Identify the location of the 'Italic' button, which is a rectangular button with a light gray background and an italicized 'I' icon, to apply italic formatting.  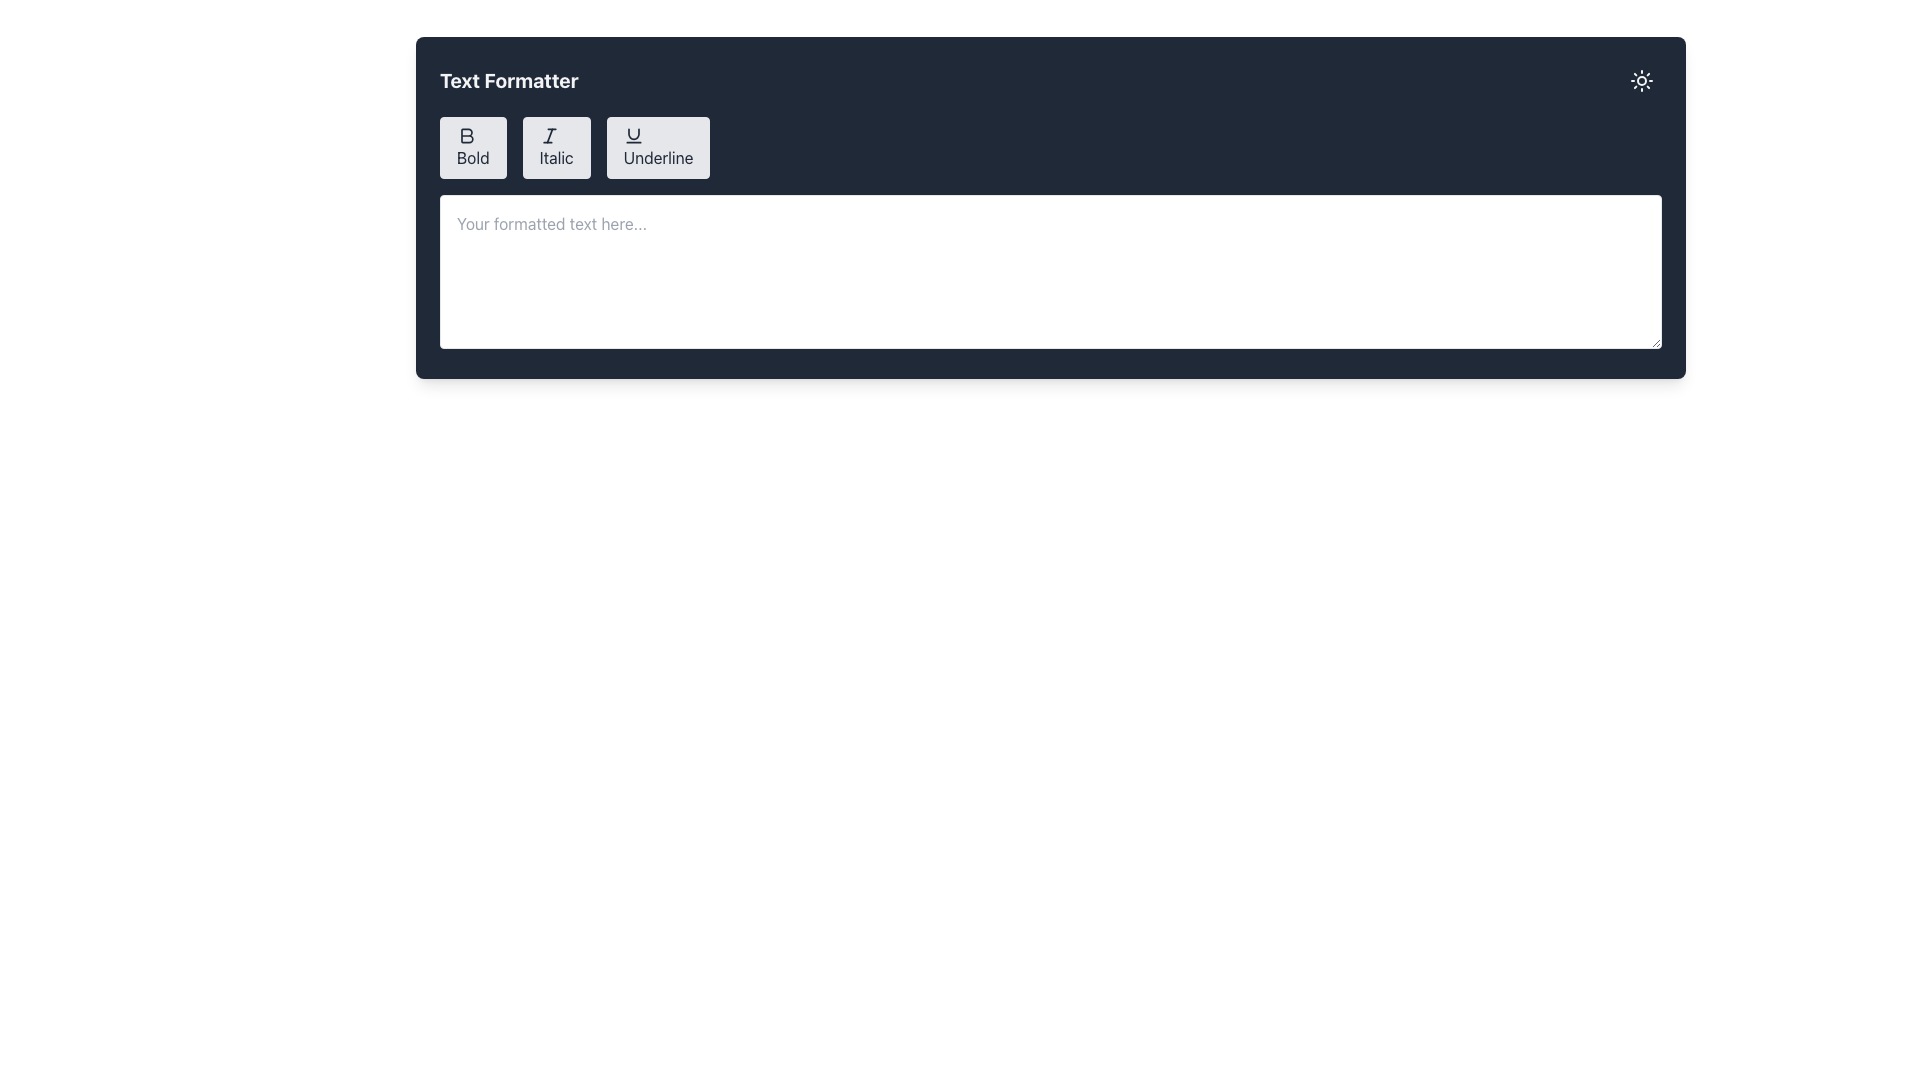
(556, 146).